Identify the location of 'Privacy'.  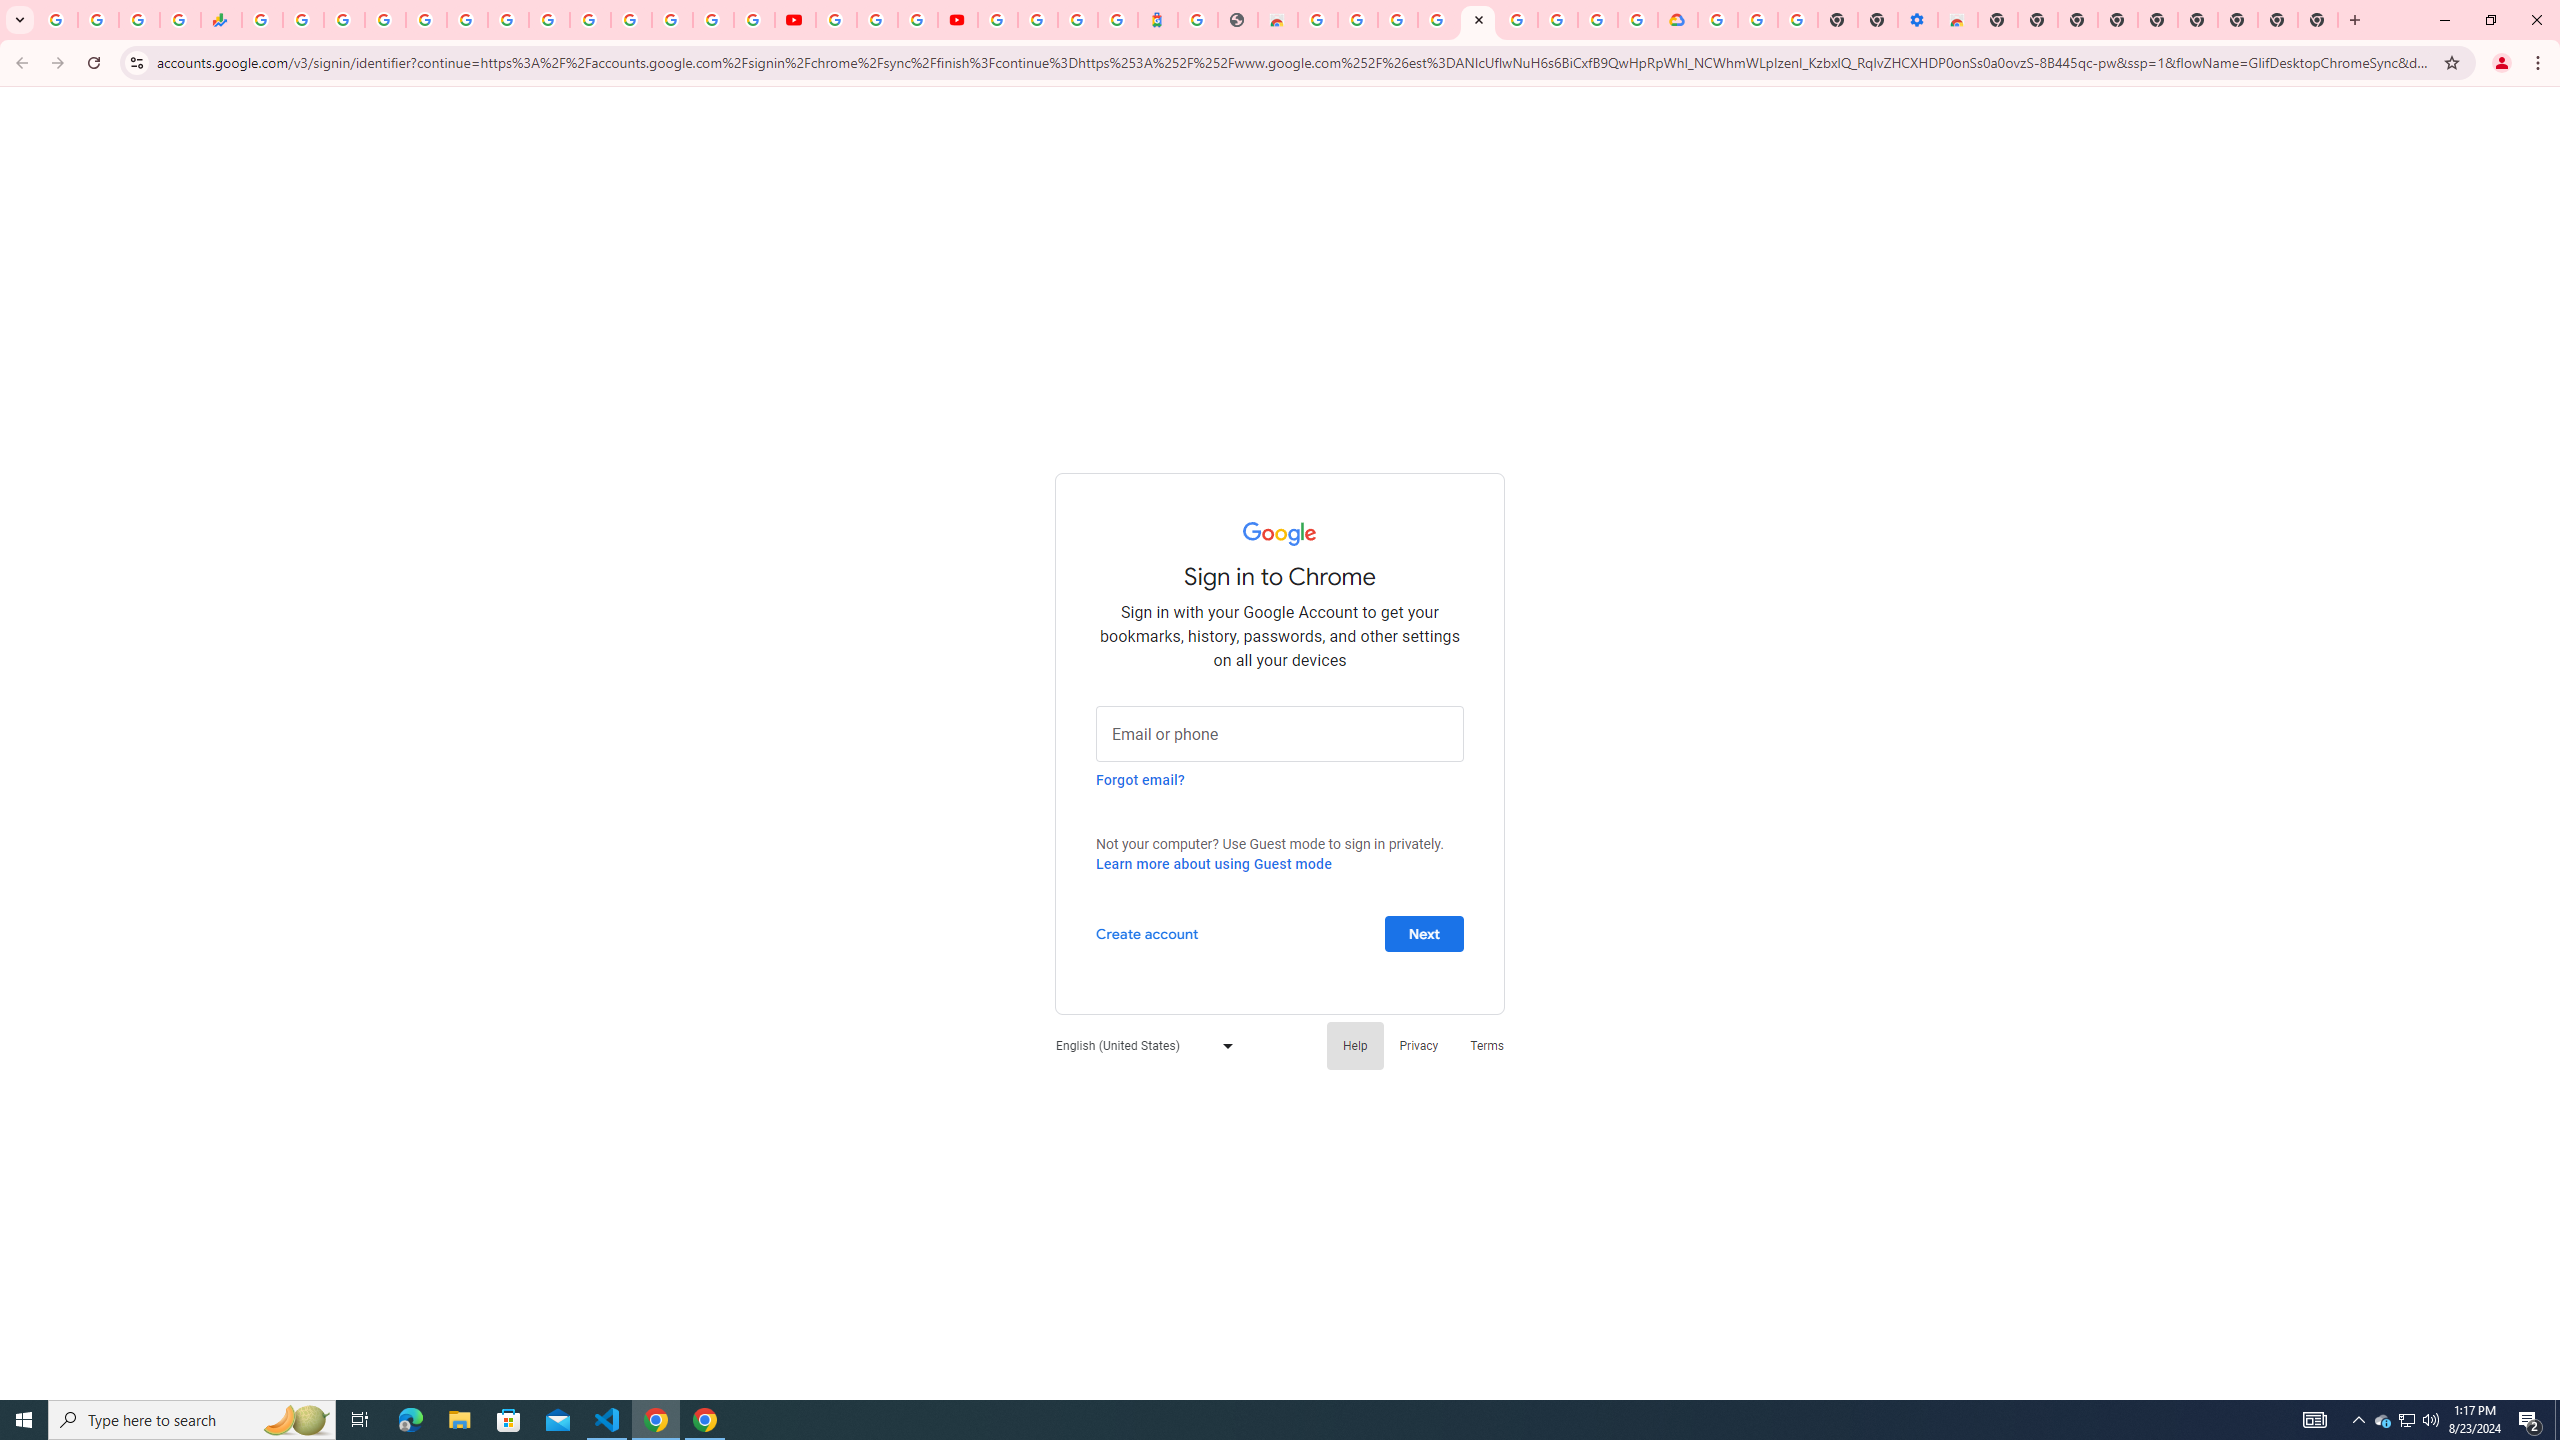
(1418, 1045).